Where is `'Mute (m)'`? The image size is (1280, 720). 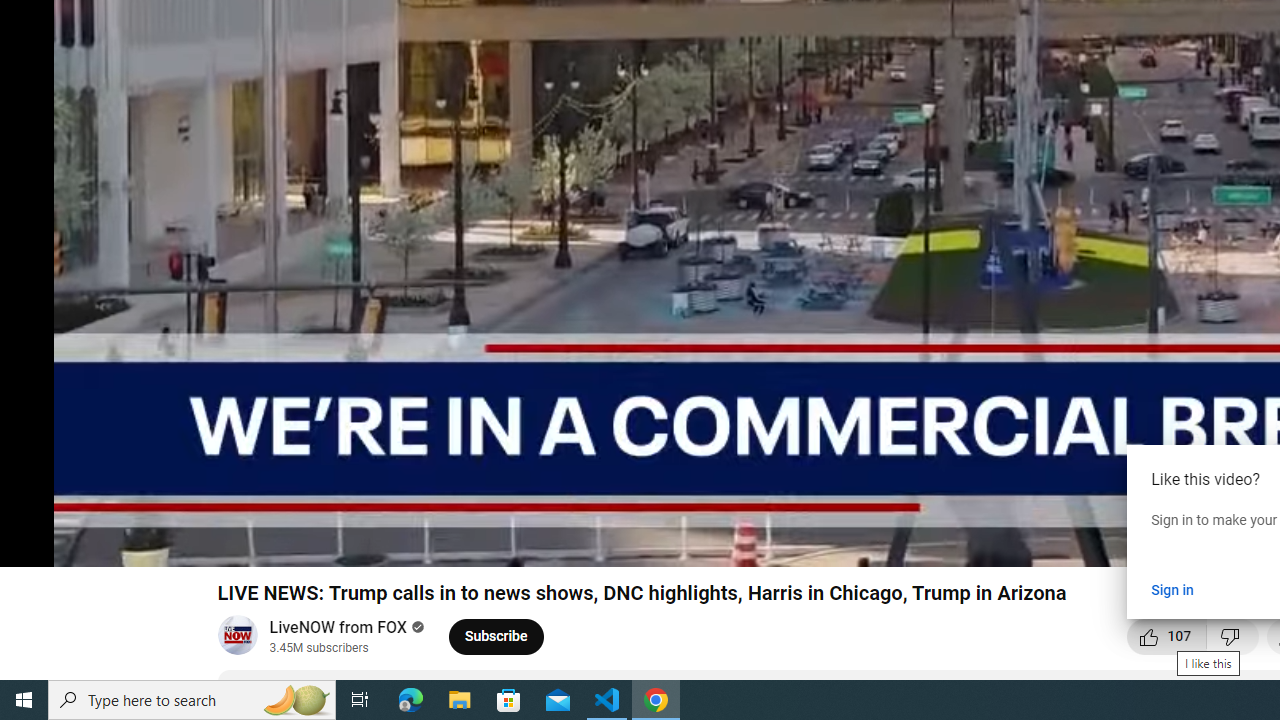
'Mute (m)' is located at coordinates (128, 543).